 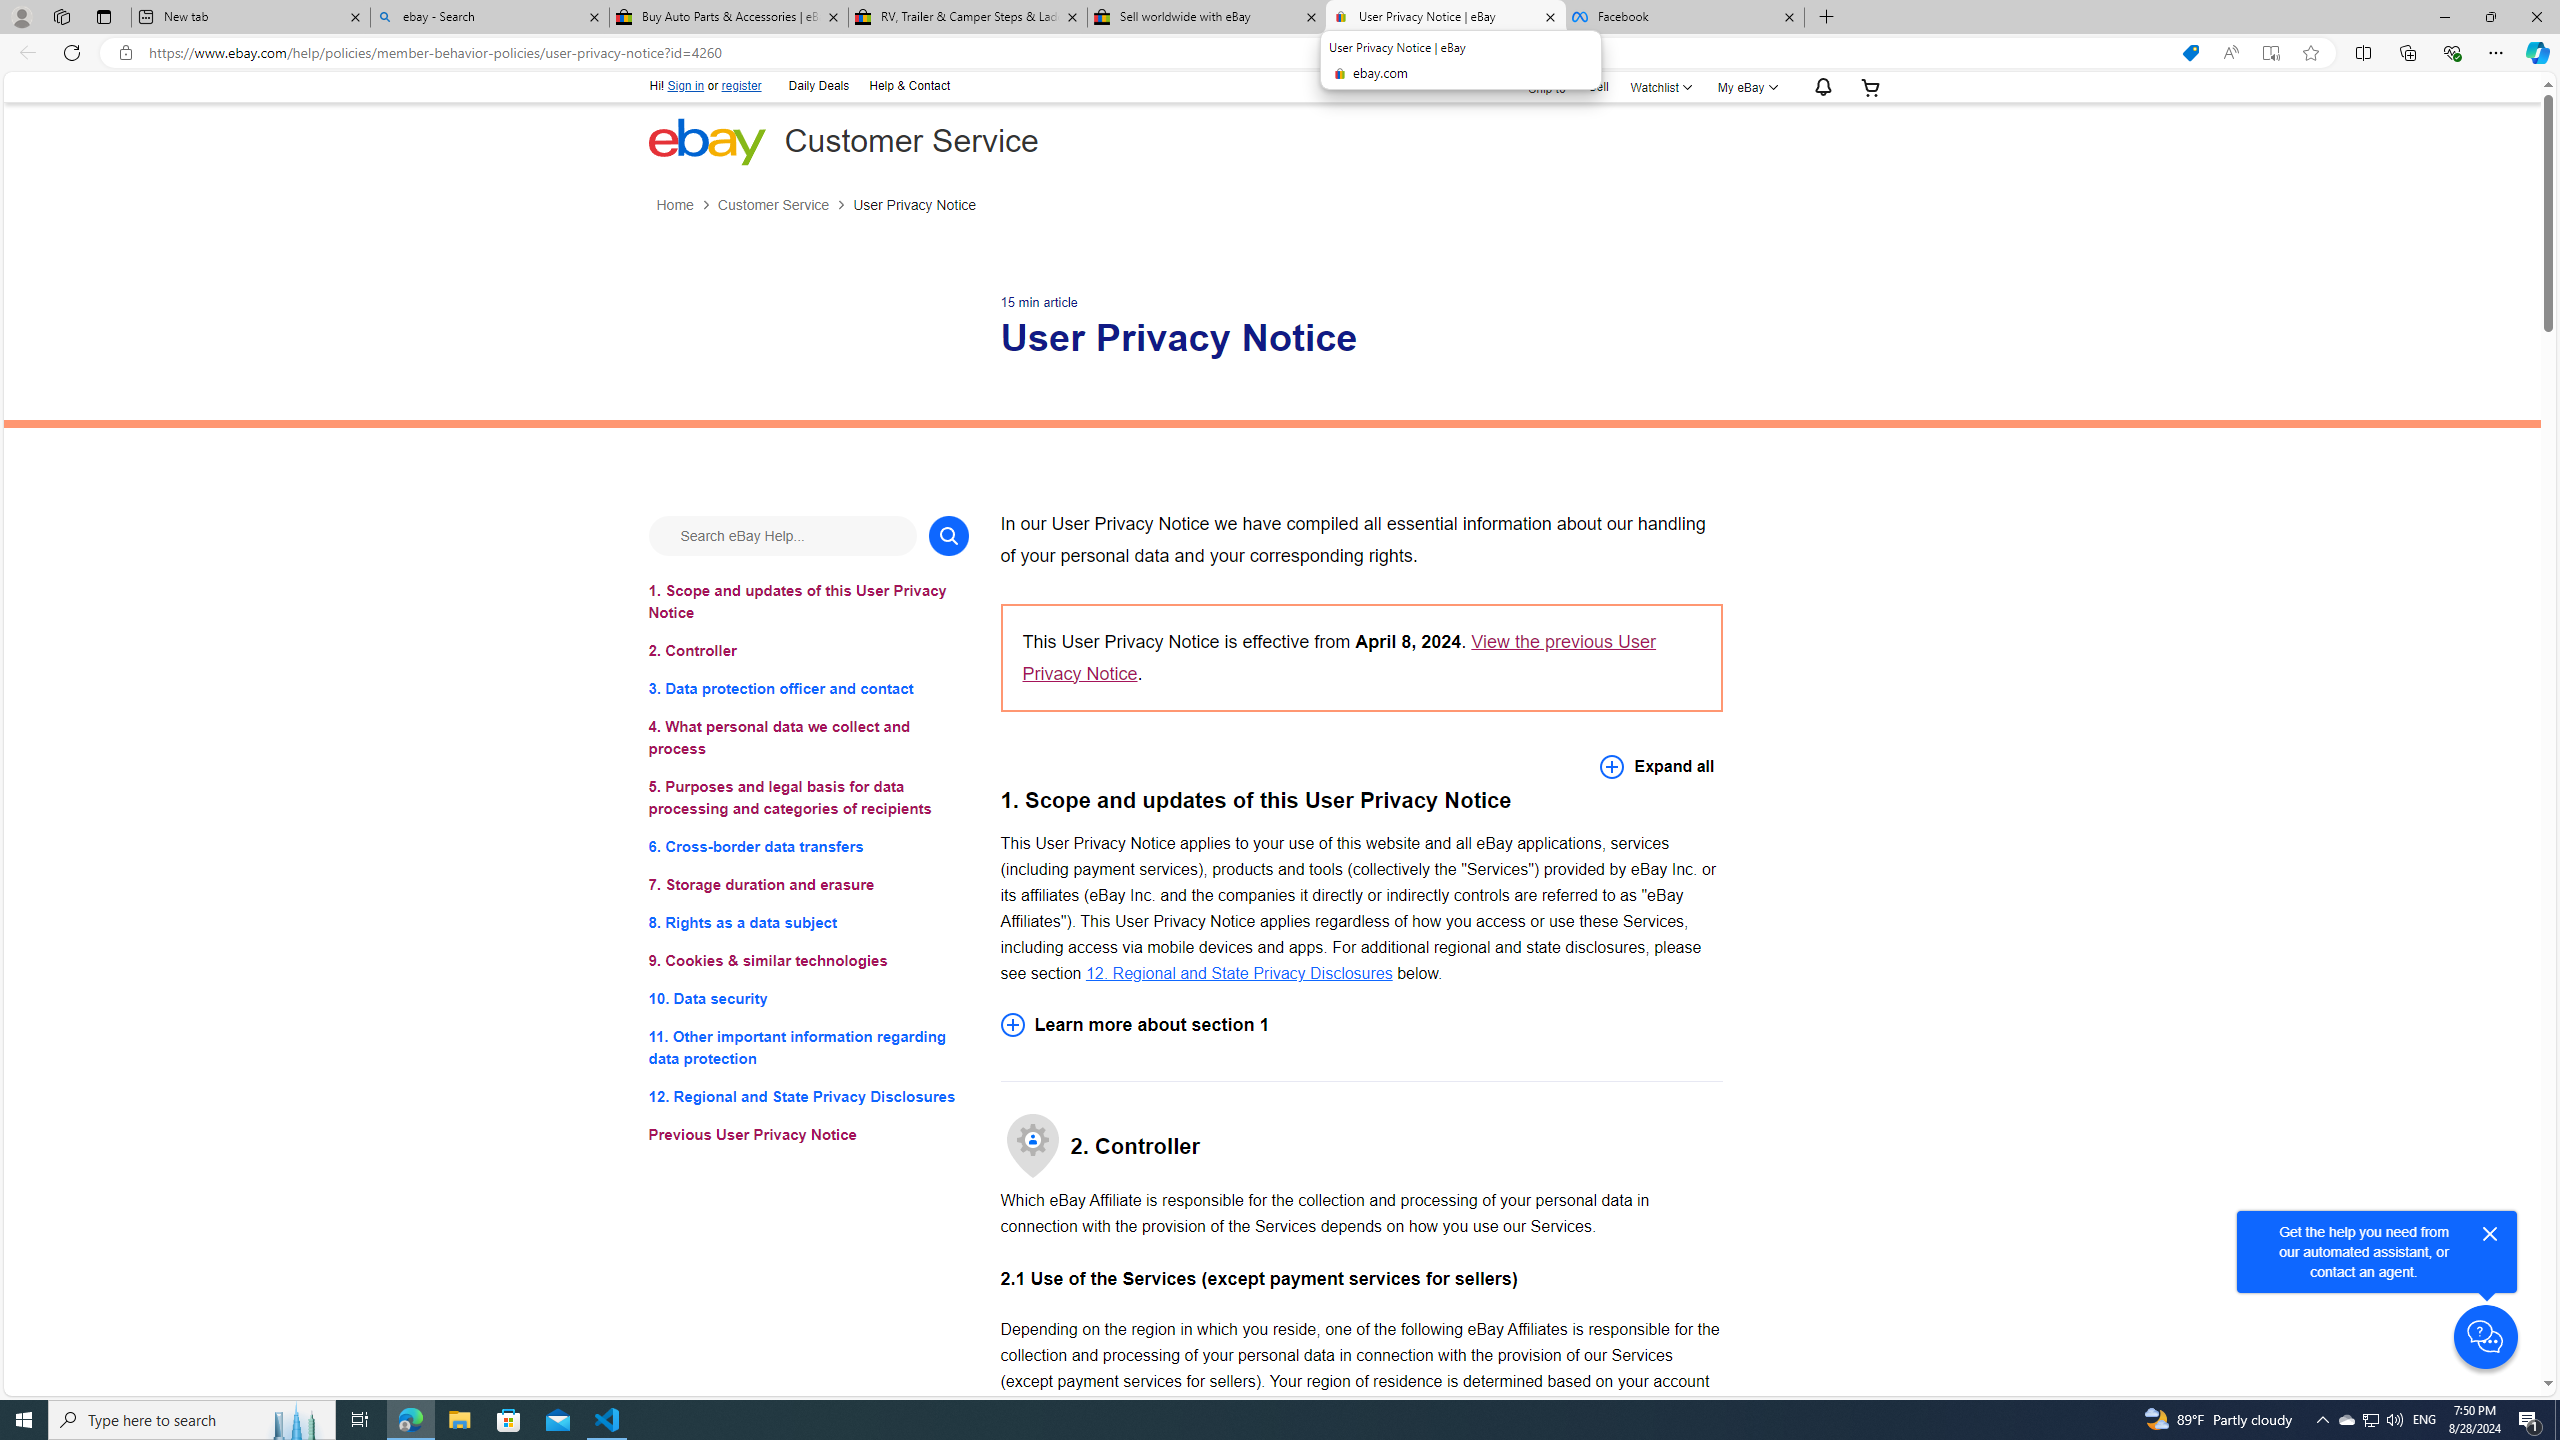 I want to click on '3. Data protection officer and contact', so click(x=807, y=688).